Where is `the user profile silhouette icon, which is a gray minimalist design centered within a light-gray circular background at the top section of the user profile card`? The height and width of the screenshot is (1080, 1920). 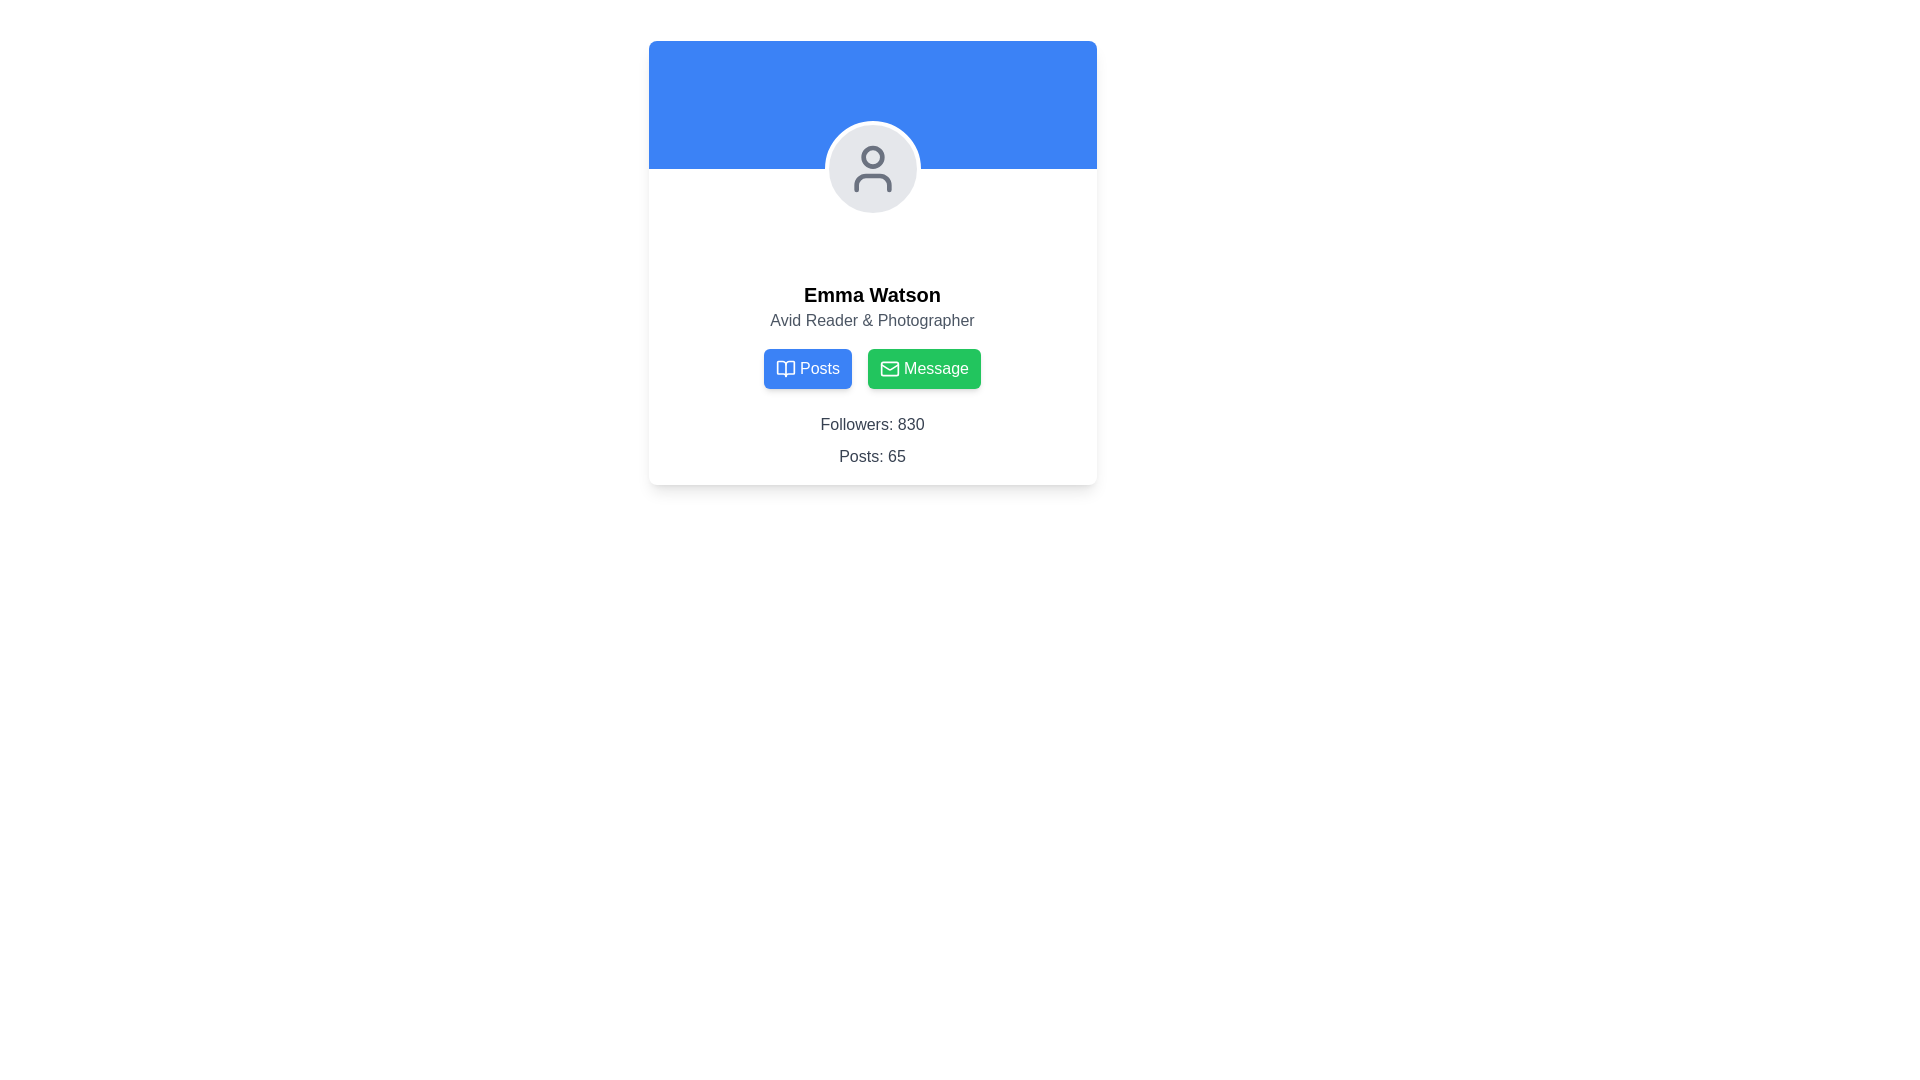 the user profile silhouette icon, which is a gray minimalist design centered within a light-gray circular background at the top section of the user profile card is located at coordinates (872, 168).